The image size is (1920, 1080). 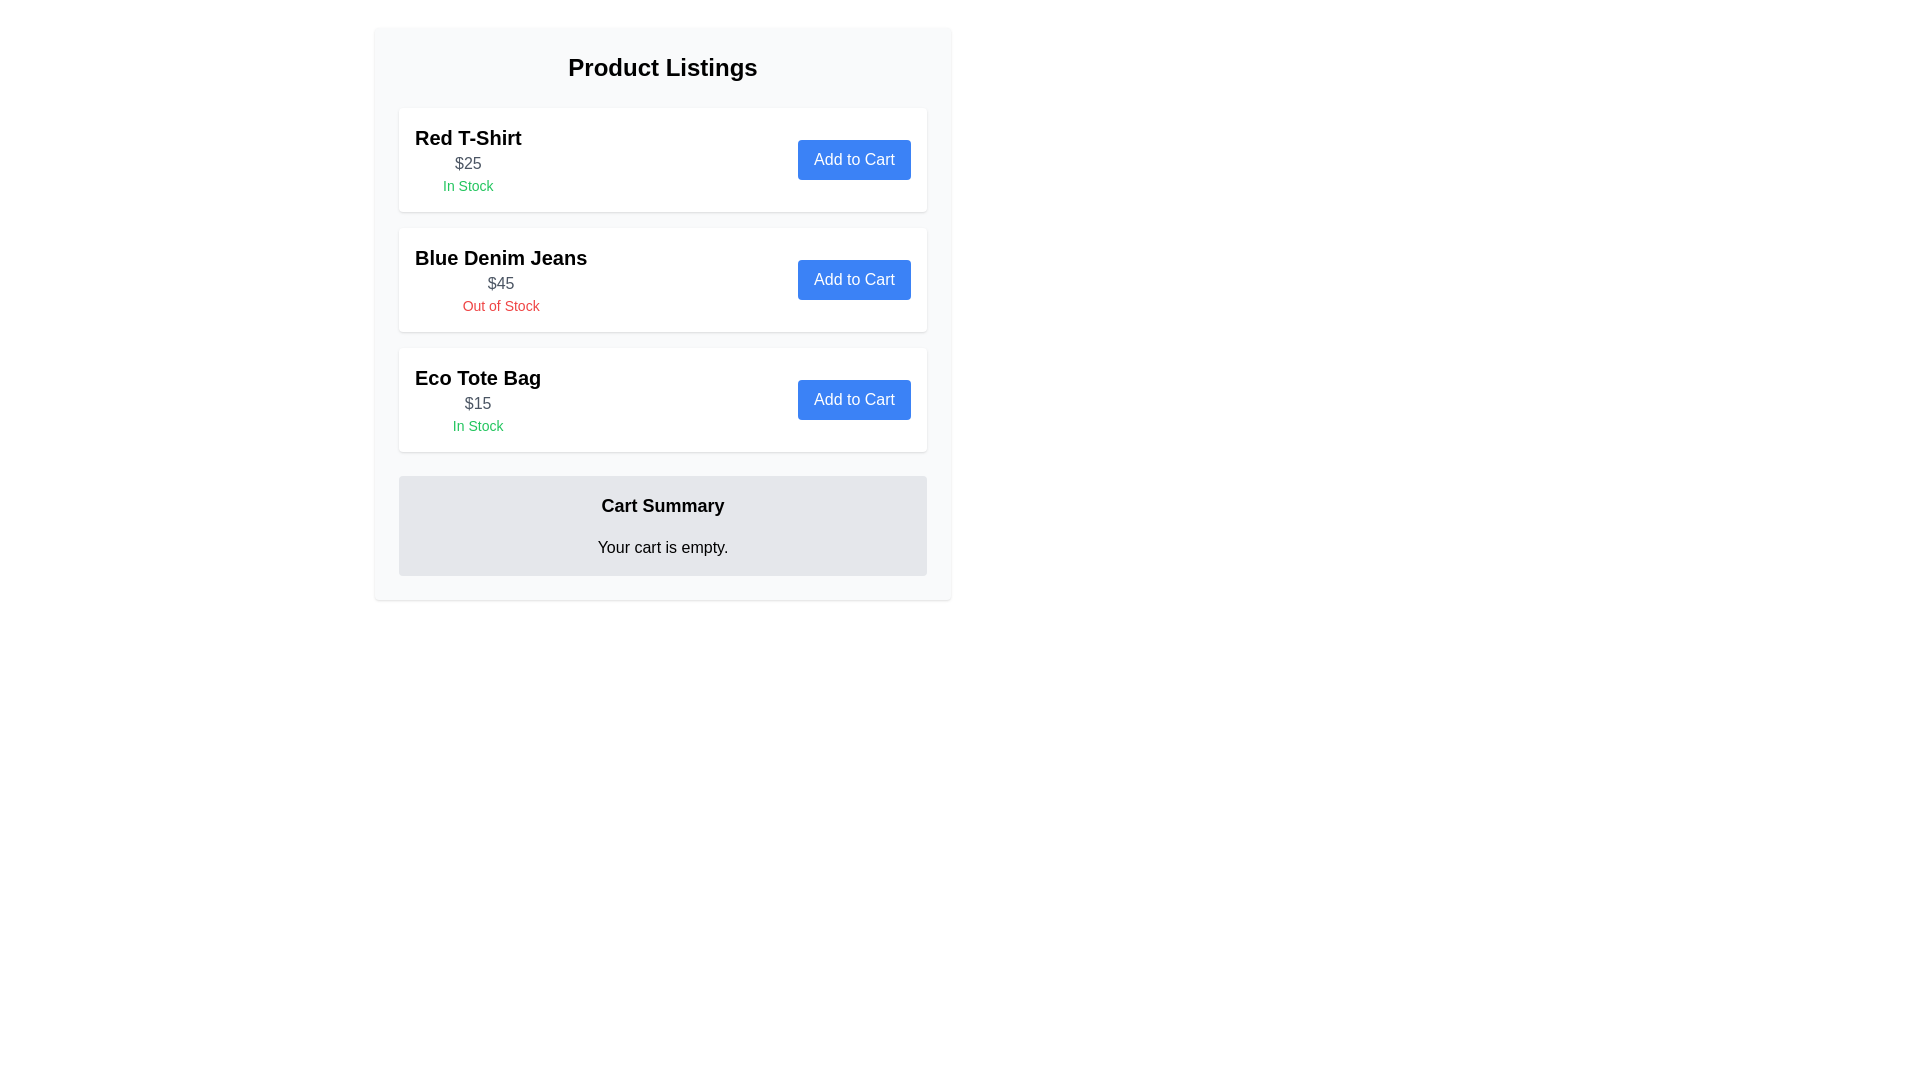 What do you see at coordinates (501, 280) in the screenshot?
I see `the text block displaying the product information for 'Blue Denim Jeans', which is located in the second product tile above the 'Add to Cart' button` at bounding box center [501, 280].